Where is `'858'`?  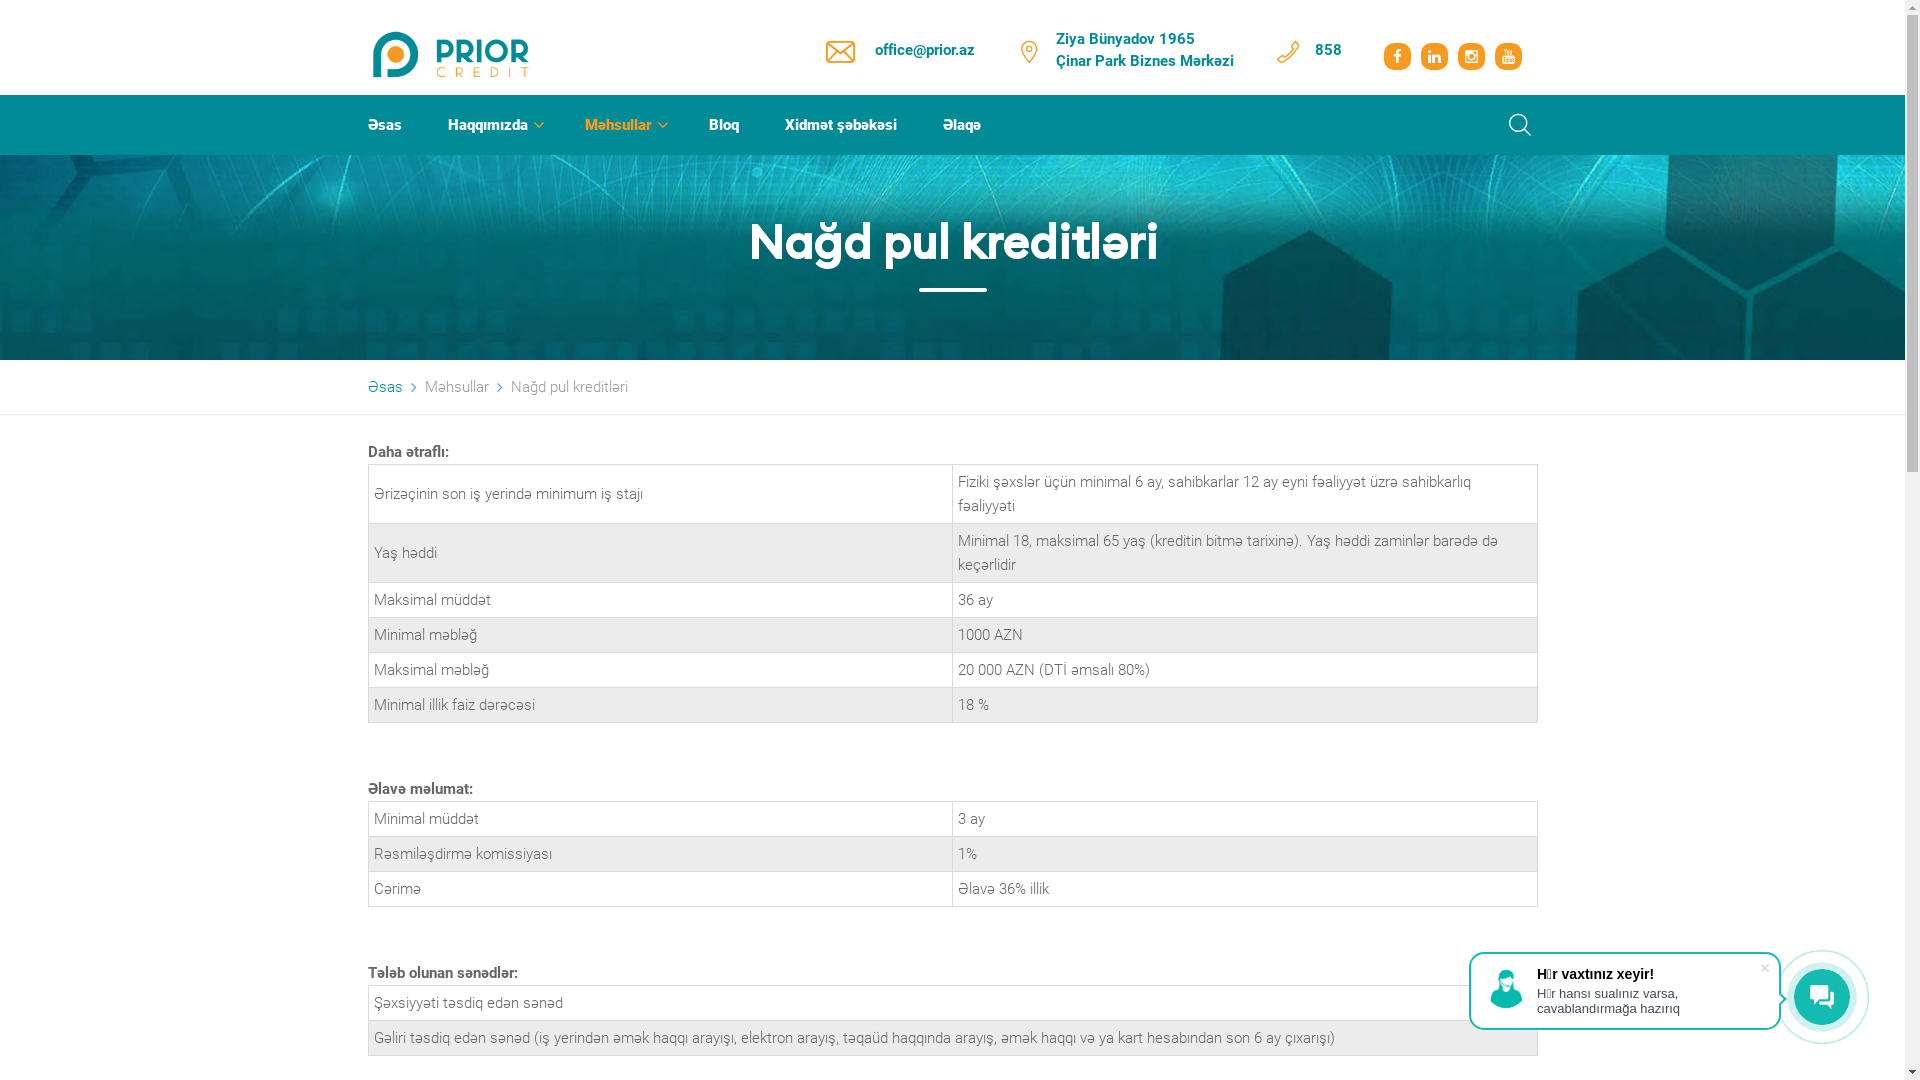
'858' is located at coordinates (1327, 49).